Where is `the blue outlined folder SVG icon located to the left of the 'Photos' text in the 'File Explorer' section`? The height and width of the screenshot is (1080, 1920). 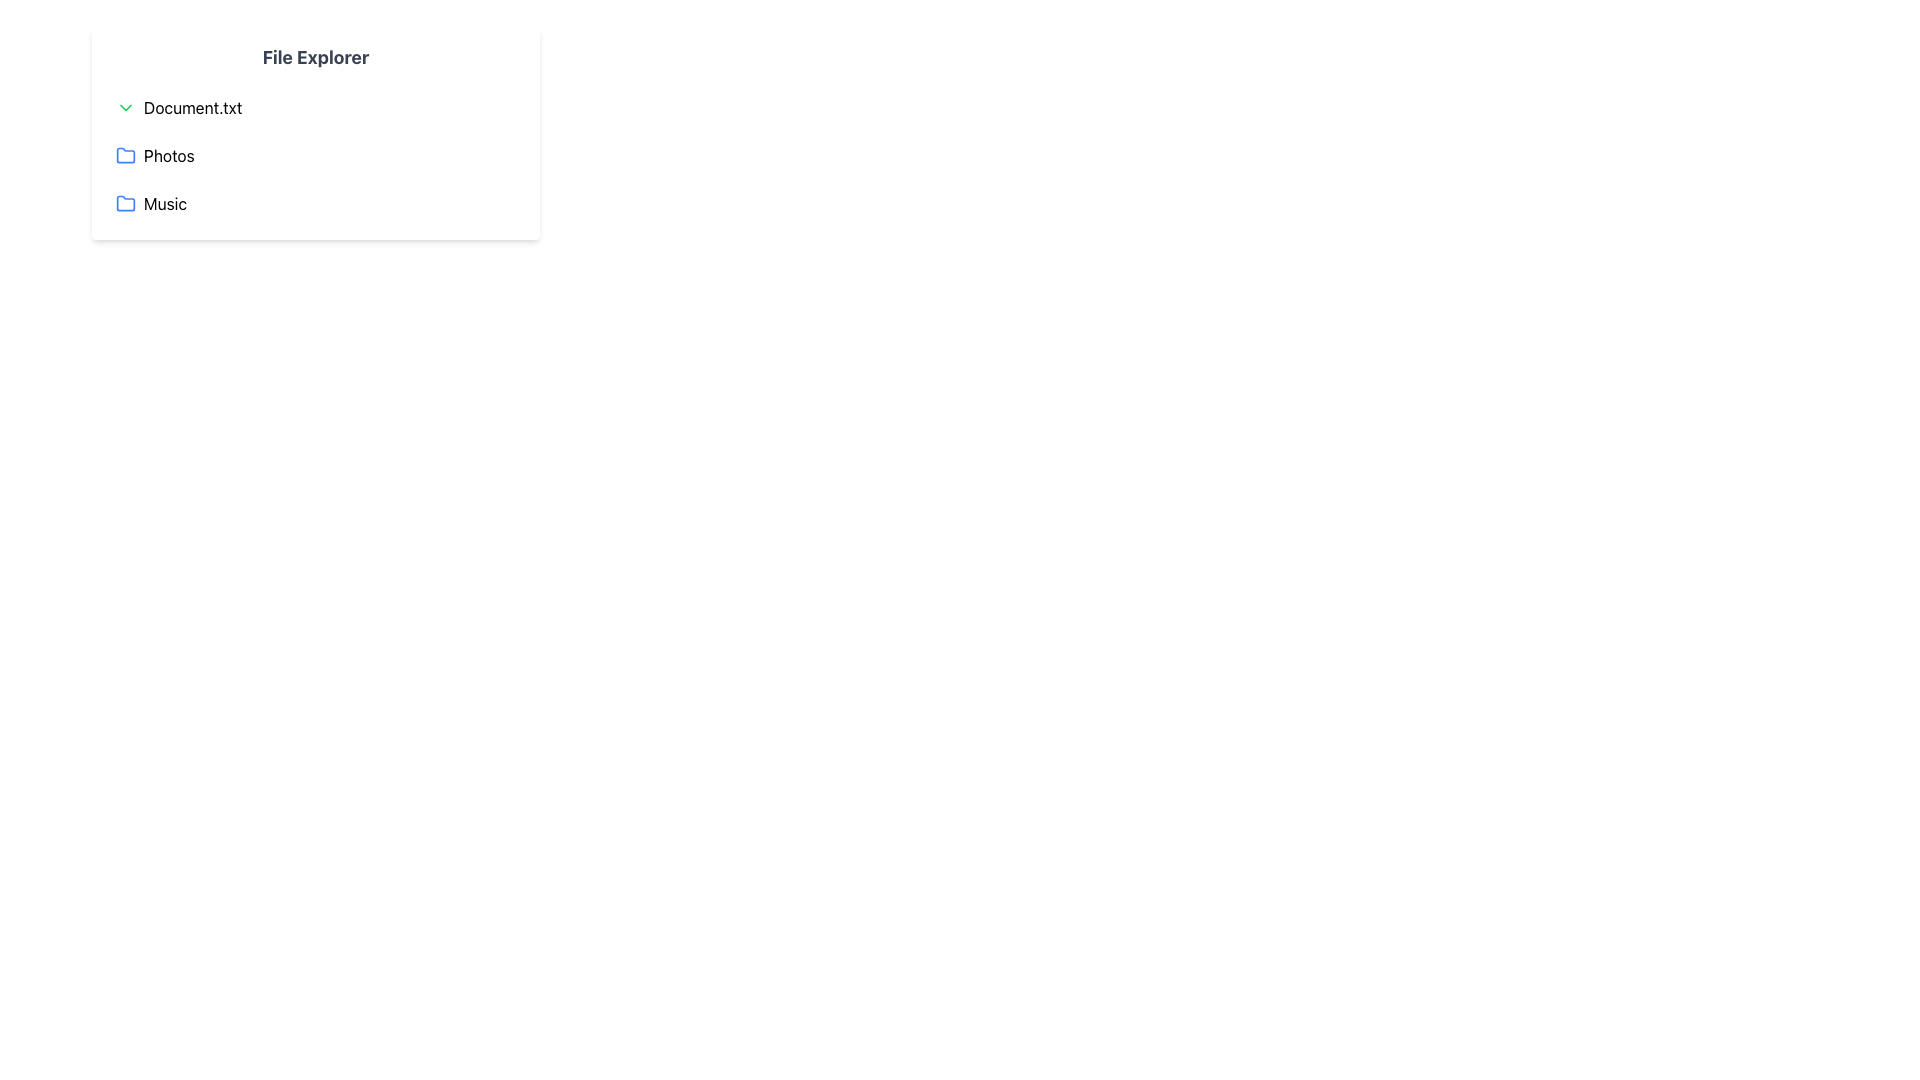 the blue outlined folder SVG icon located to the left of the 'Photos' text in the 'File Explorer' section is located at coordinates (124, 154).